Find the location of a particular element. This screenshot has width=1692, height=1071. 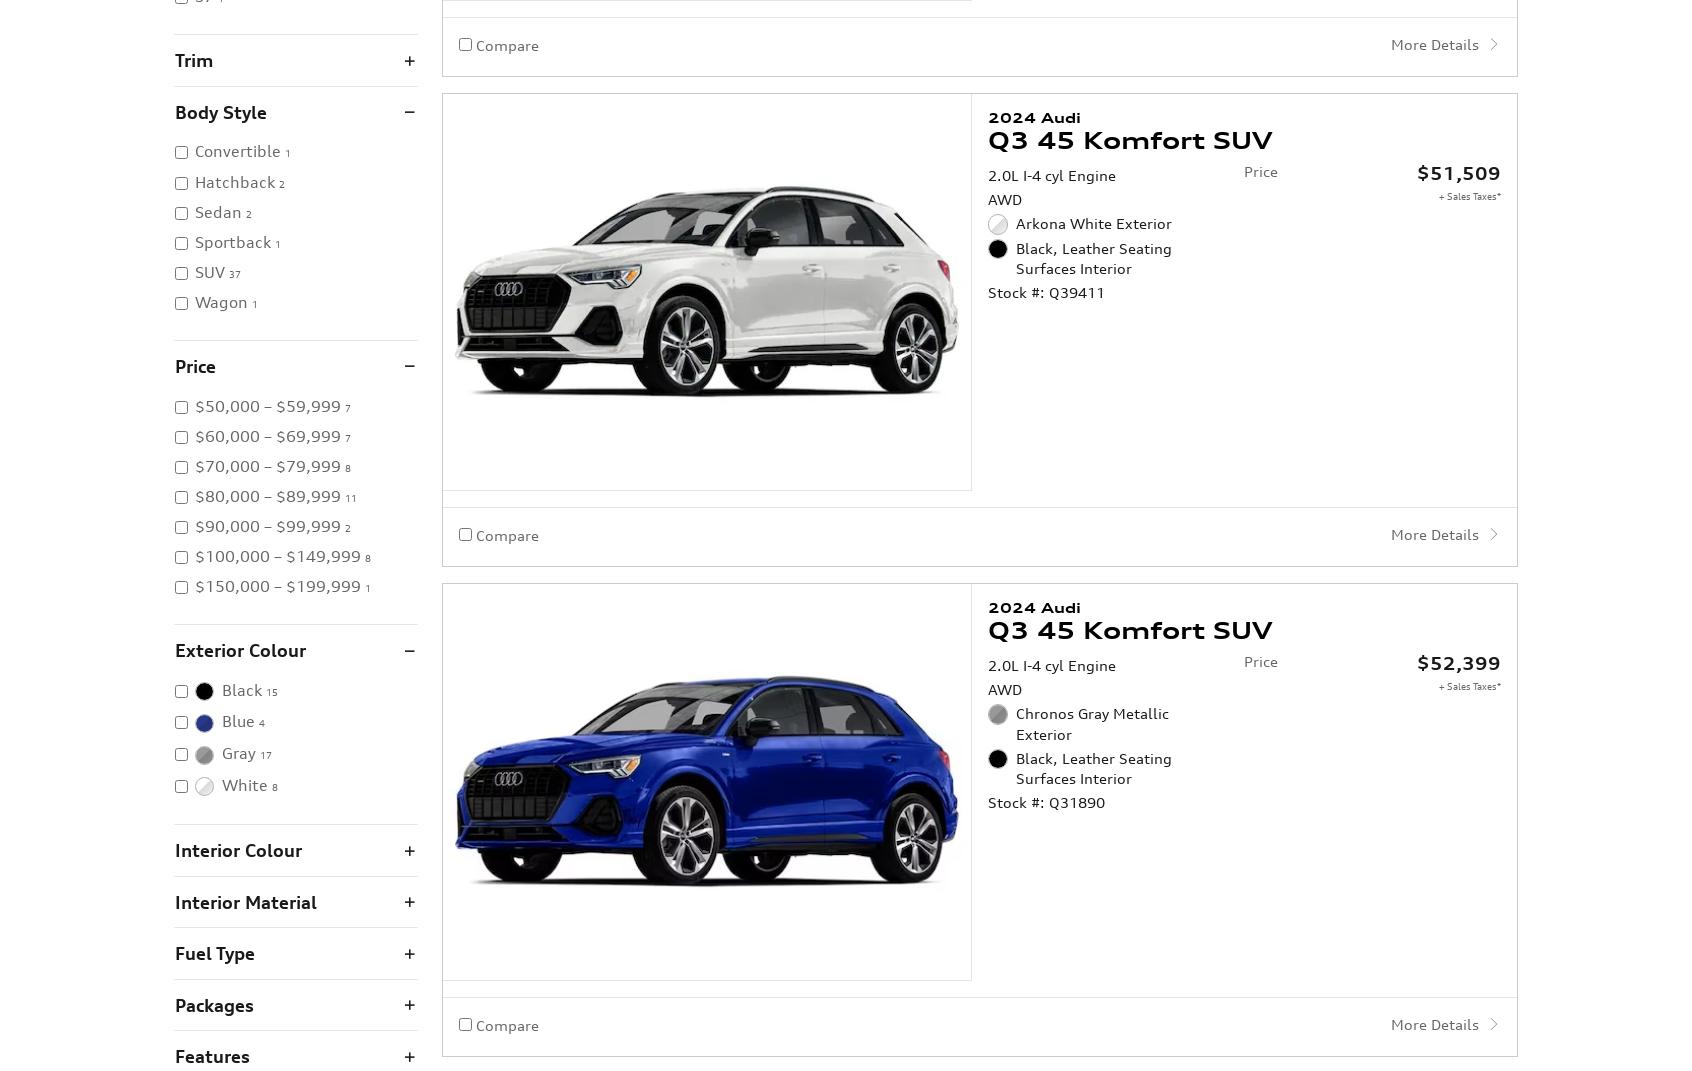

'Packages' is located at coordinates (214, 1004).